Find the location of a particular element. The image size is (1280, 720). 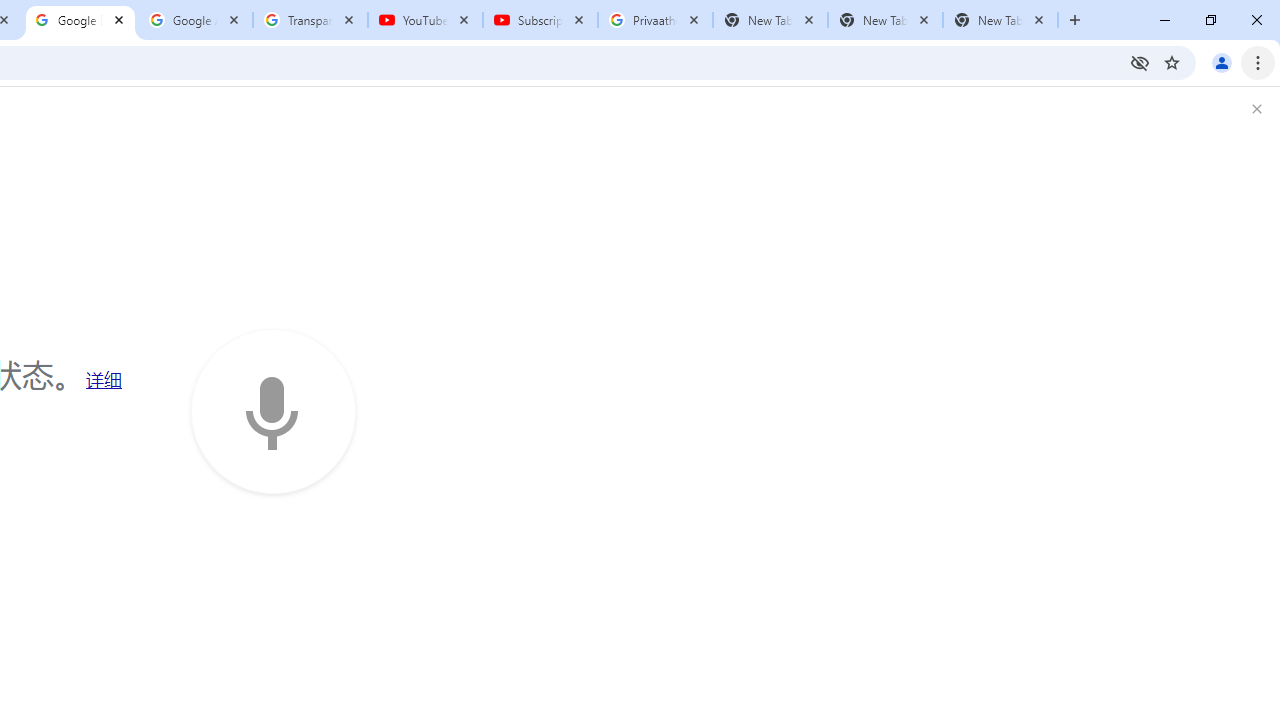

'New Tab' is located at coordinates (1000, 20).